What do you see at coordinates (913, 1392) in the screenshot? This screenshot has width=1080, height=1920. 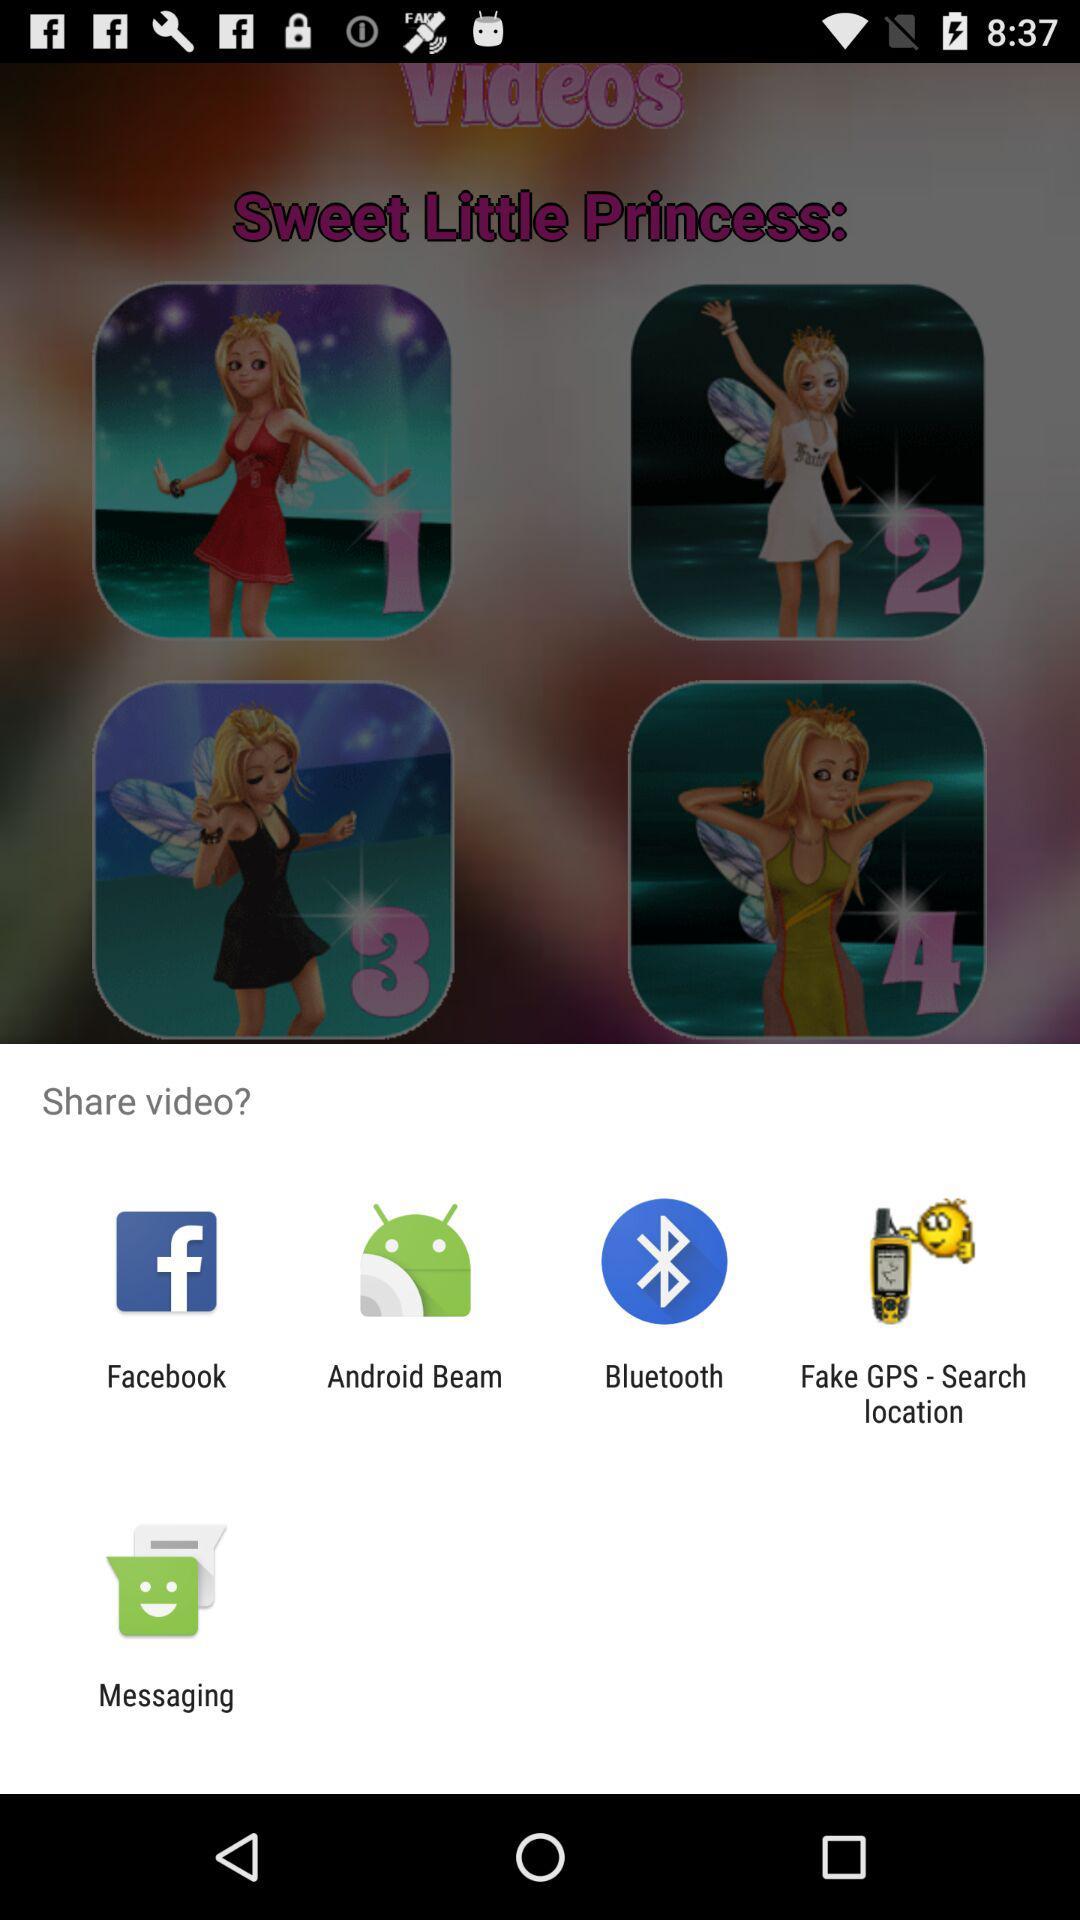 I see `fake gps search icon` at bounding box center [913, 1392].